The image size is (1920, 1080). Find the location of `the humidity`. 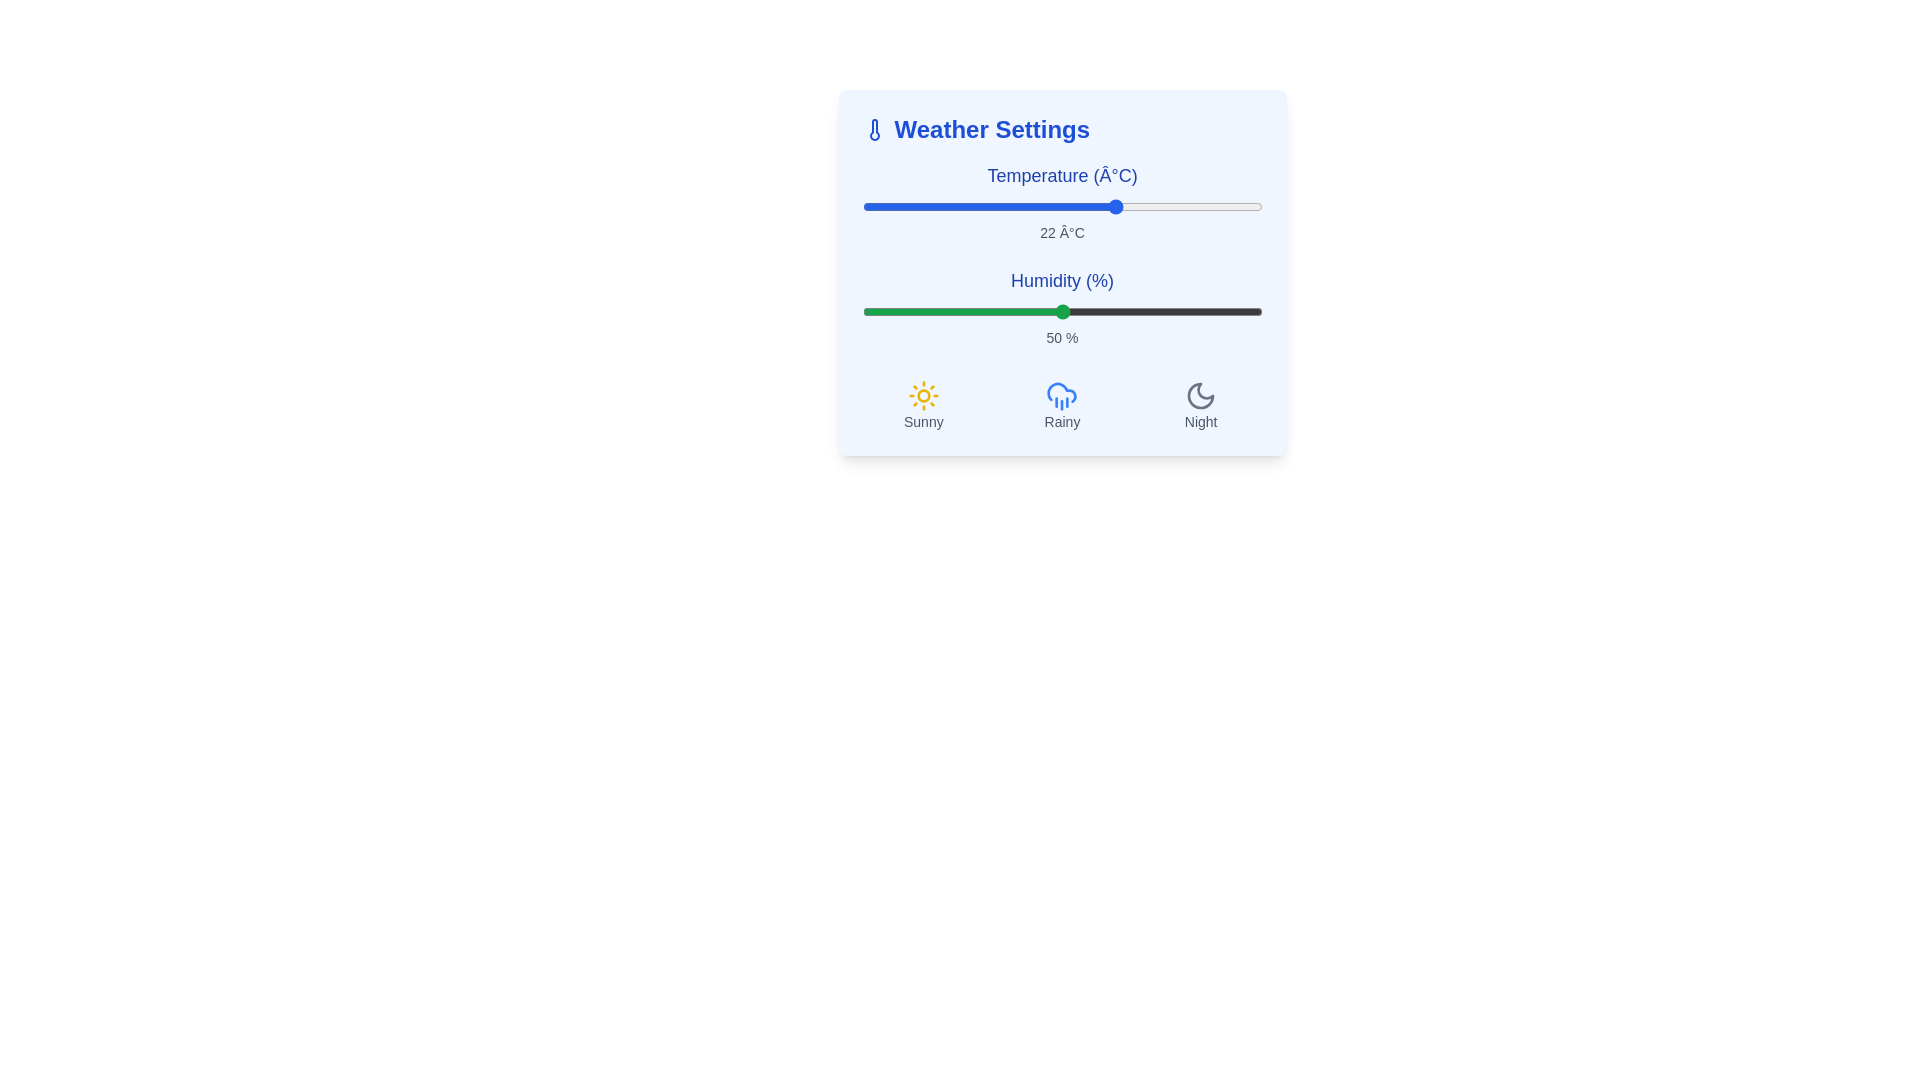

the humidity is located at coordinates (1109, 312).